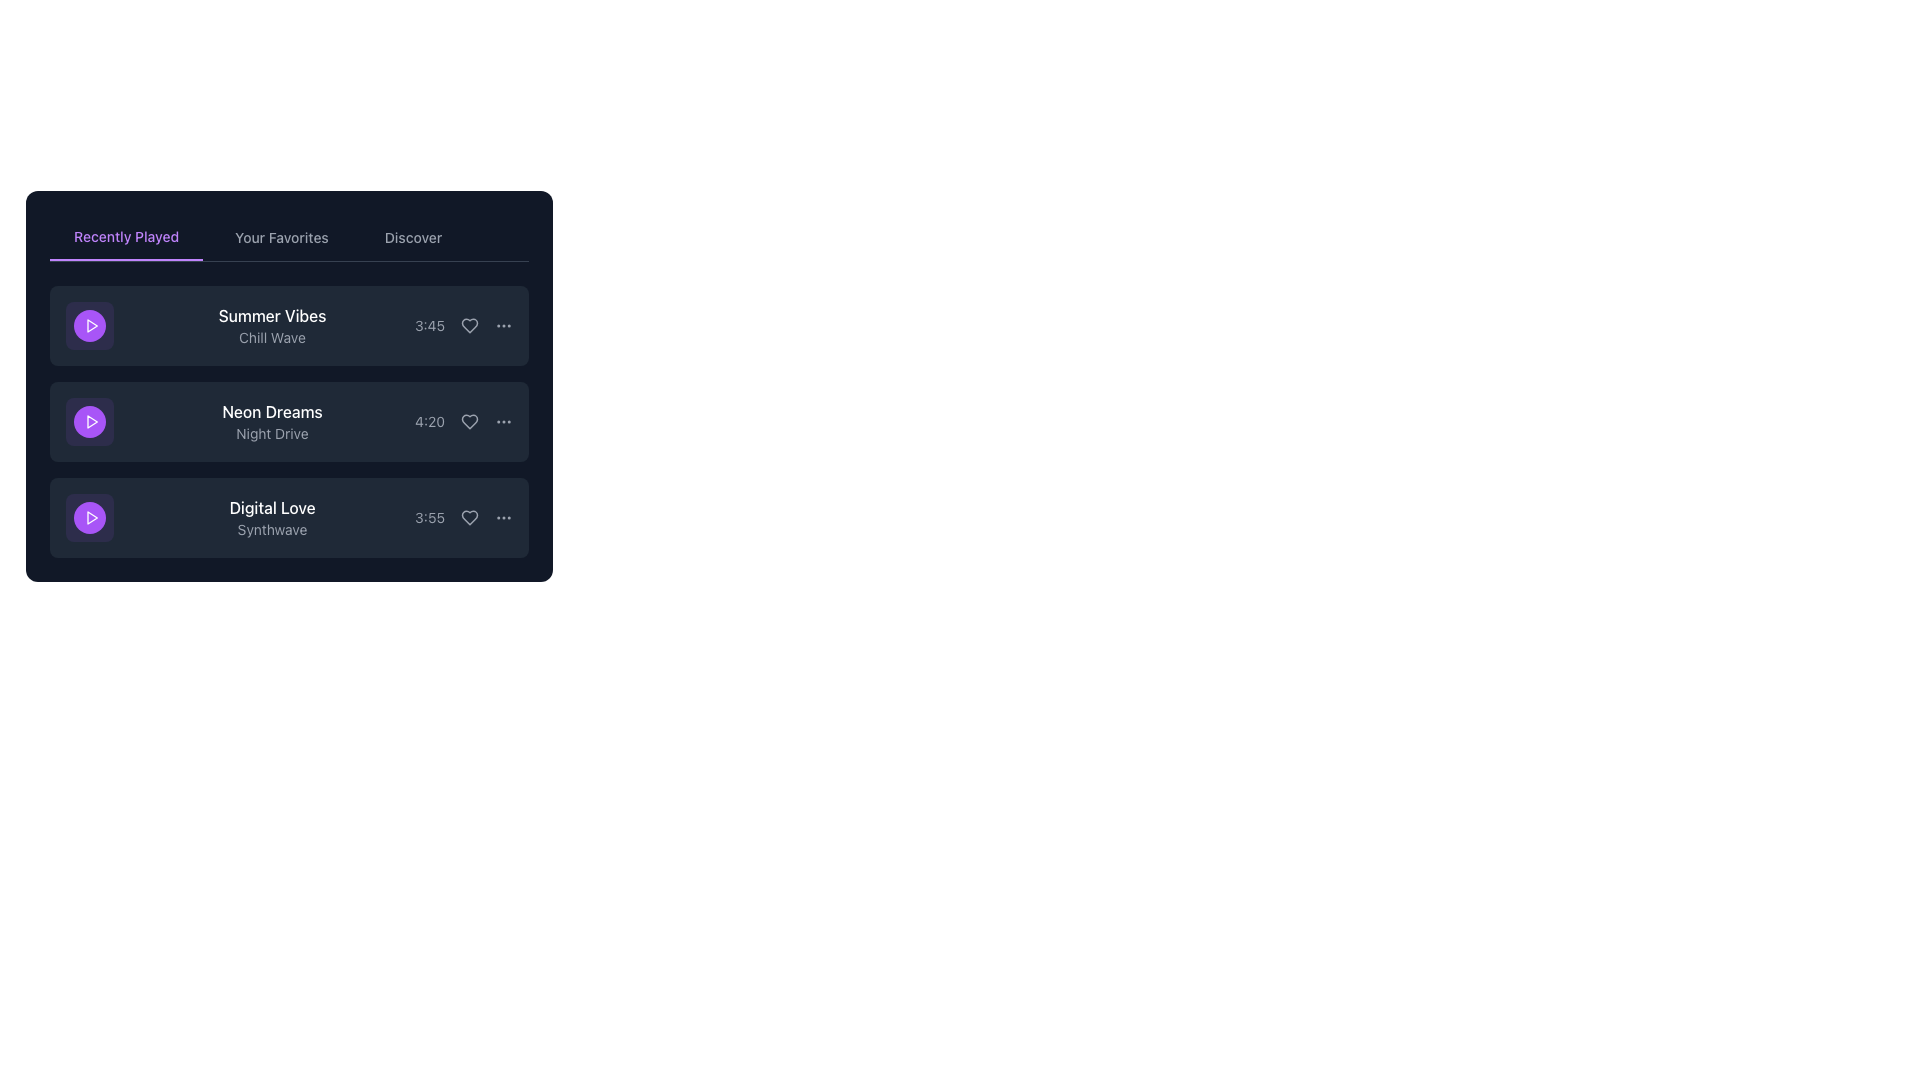  Describe the element at coordinates (288, 237) in the screenshot. I see `the 'Your Favorites' tab in the horizontal navigation bar` at that location.